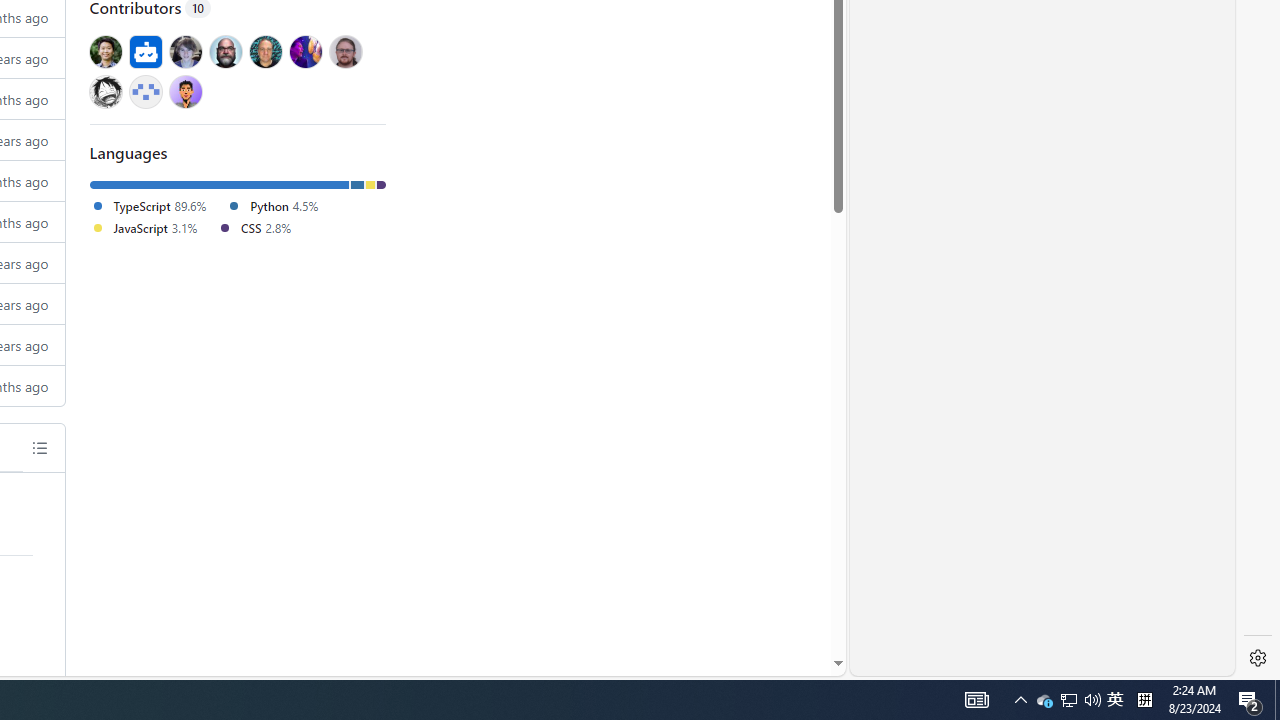  What do you see at coordinates (253, 226) in the screenshot?
I see `'CSS 2.8%'` at bounding box center [253, 226].